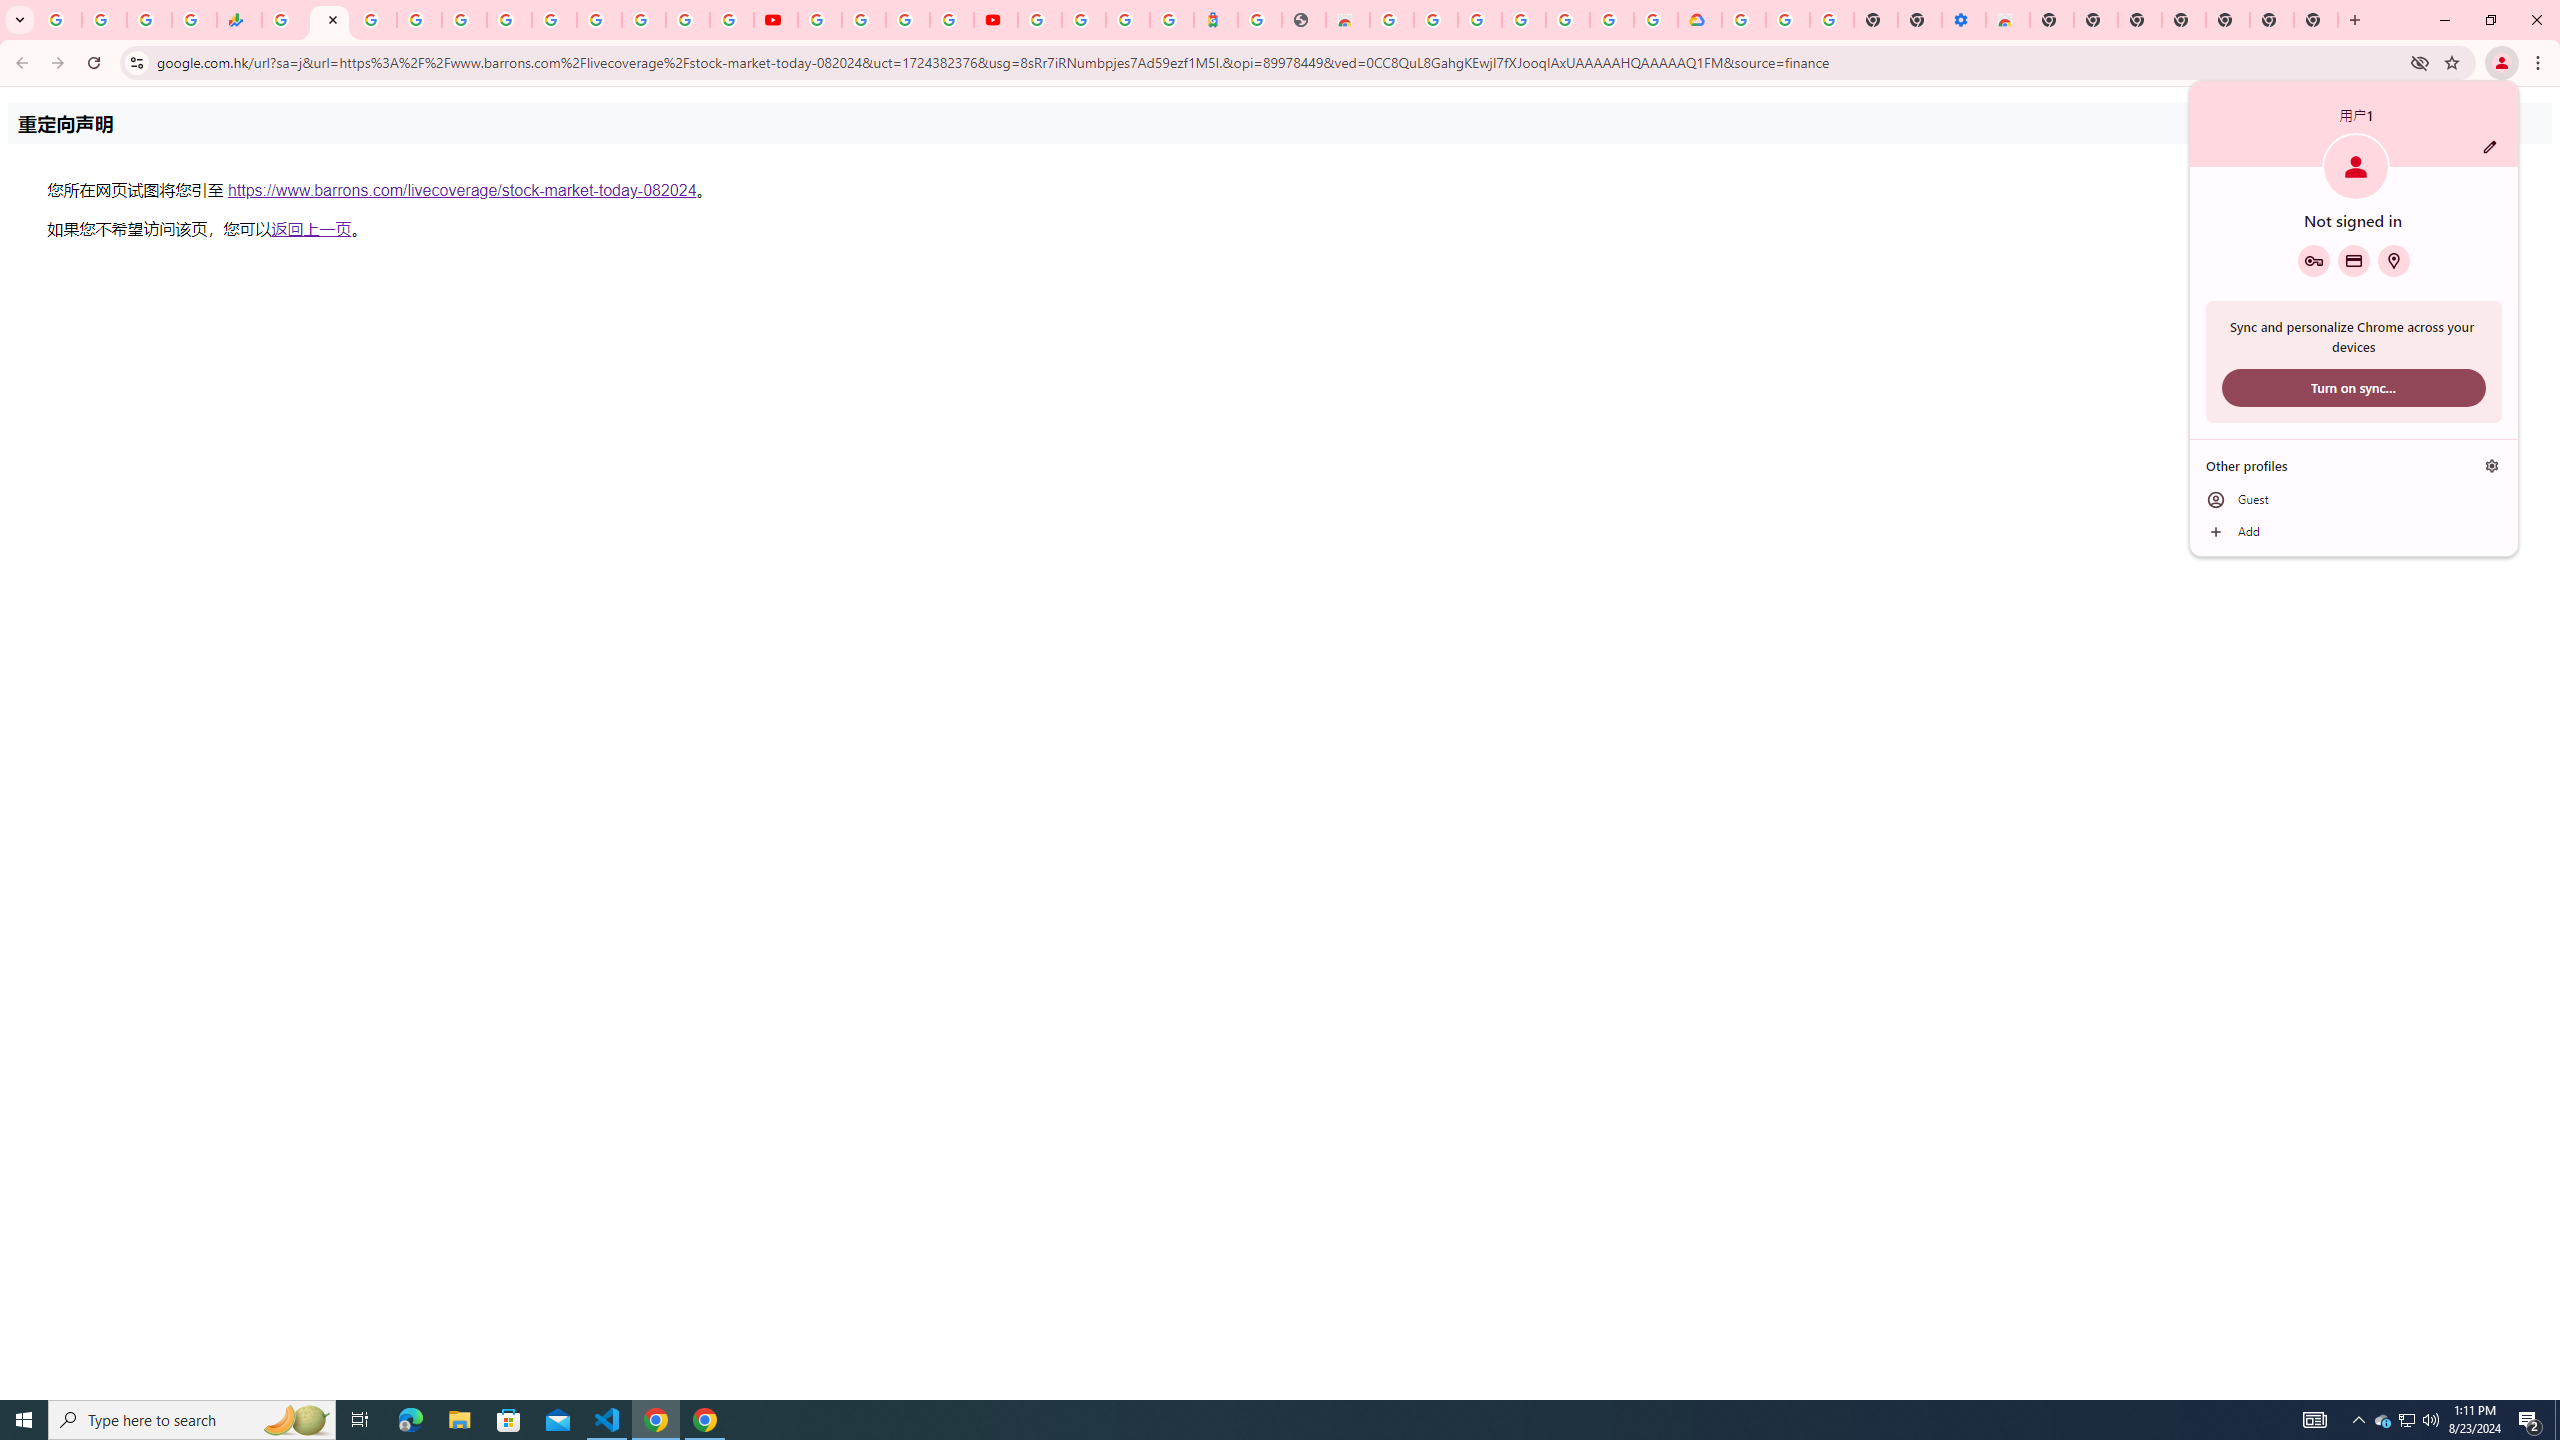  Describe the element at coordinates (2420, 61) in the screenshot. I see `'Third-party cookies blocked'` at that location.